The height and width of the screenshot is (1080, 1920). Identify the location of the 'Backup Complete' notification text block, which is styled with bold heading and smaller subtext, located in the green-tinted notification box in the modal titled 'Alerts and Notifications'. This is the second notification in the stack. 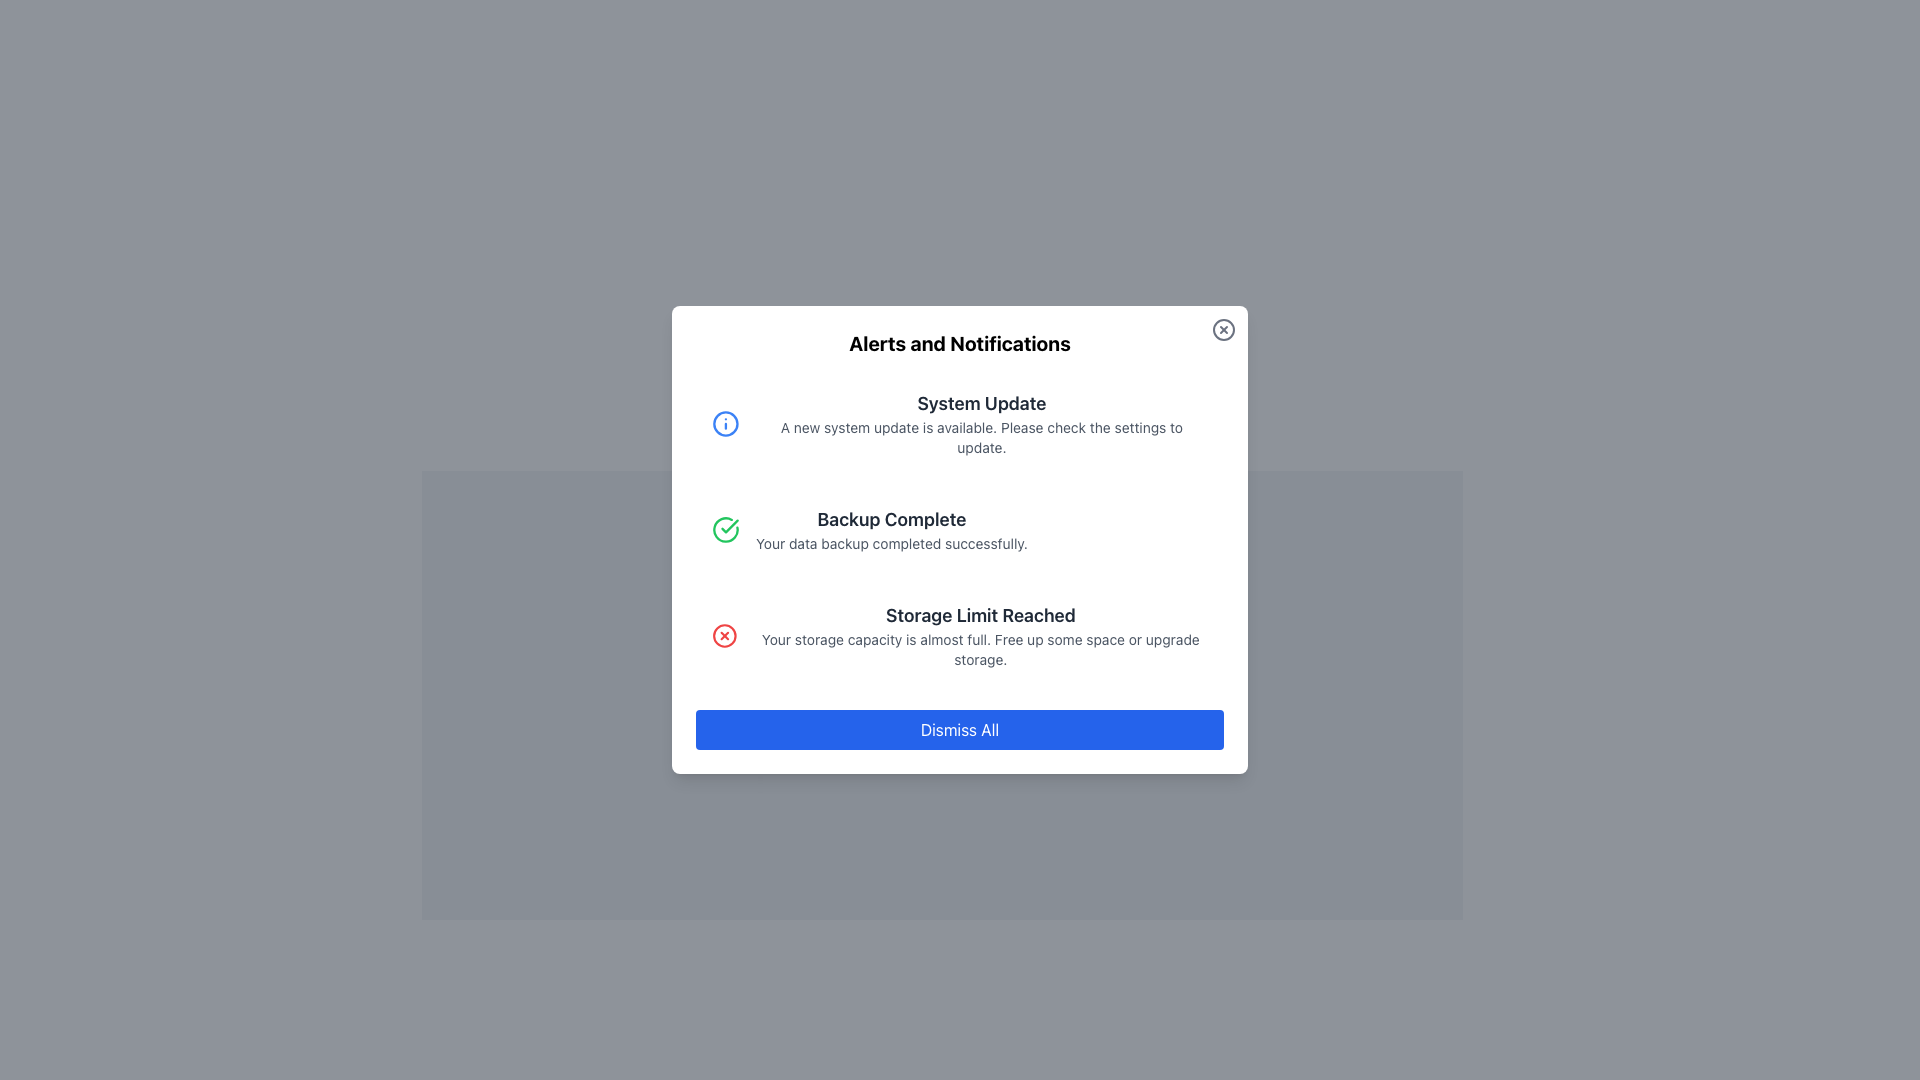
(890, 528).